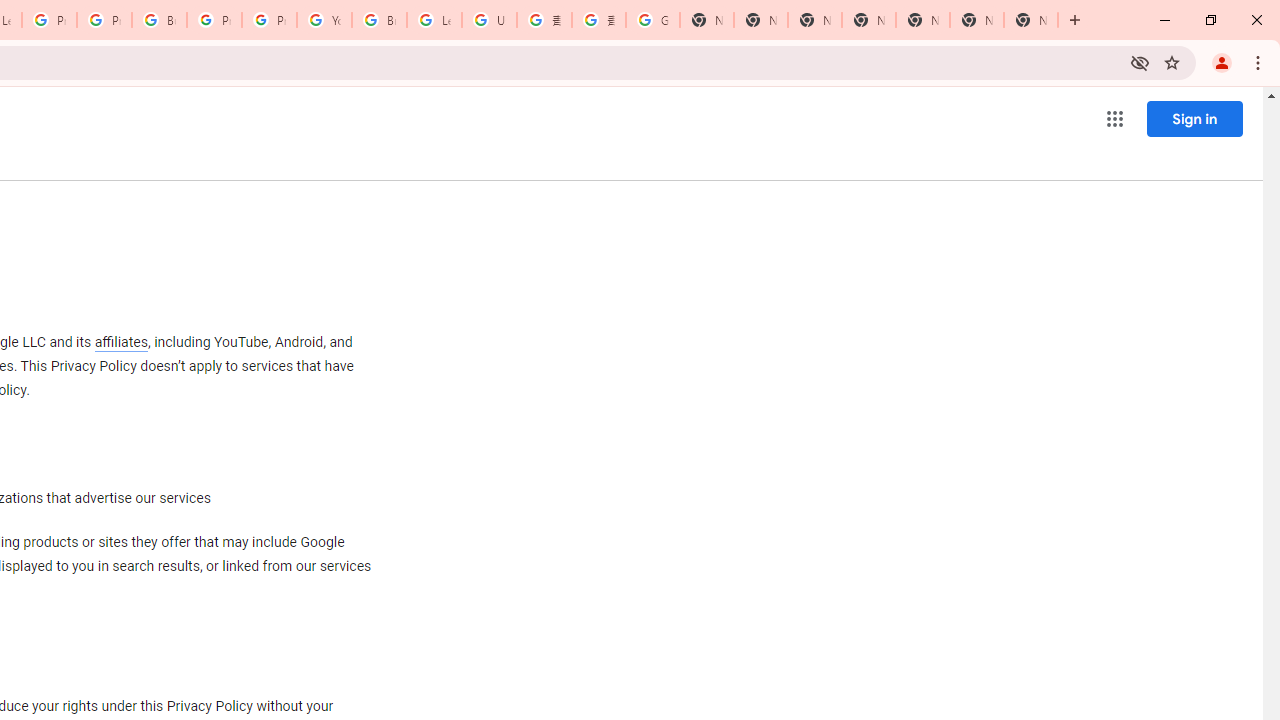 The width and height of the screenshot is (1280, 720). What do you see at coordinates (652, 20) in the screenshot?
I see `'Google Images'` at bounding box center [652, 20].